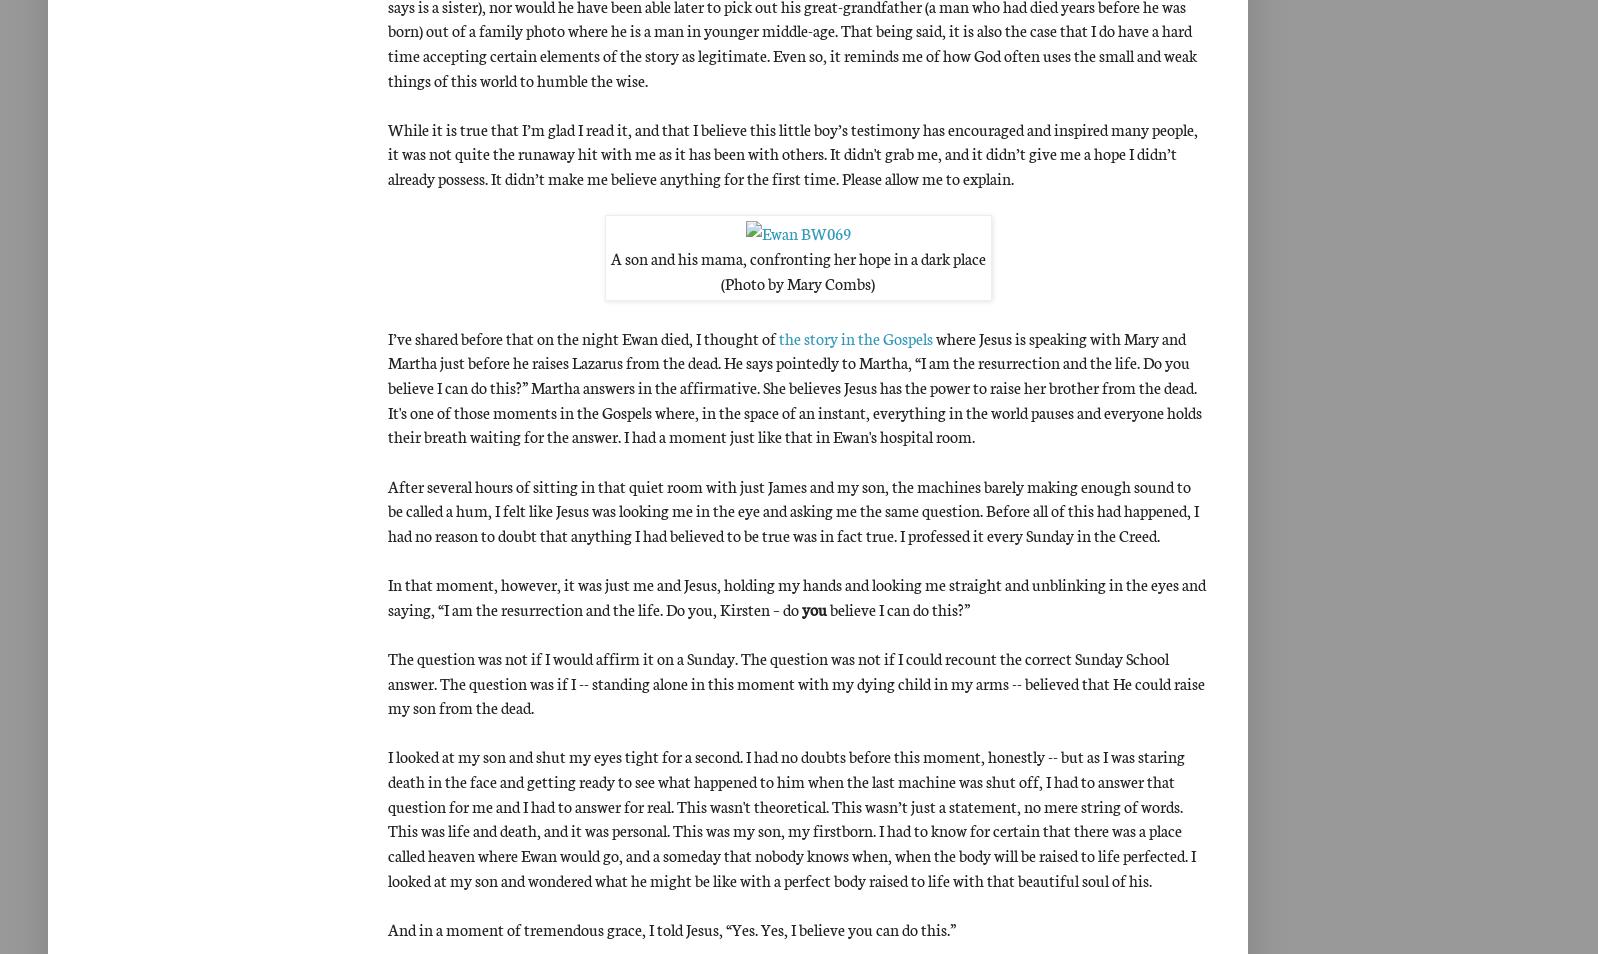  What do you see at coordinates (796, 594) in the screenshot?
I see `'In that moment, however, it was just me and Jesus, holding my hands and looking me straight and unblinking in the eyes and saying, “I am the resurrection and the life. Do you, Kirsten – do'` at bounding box center [796, 594].